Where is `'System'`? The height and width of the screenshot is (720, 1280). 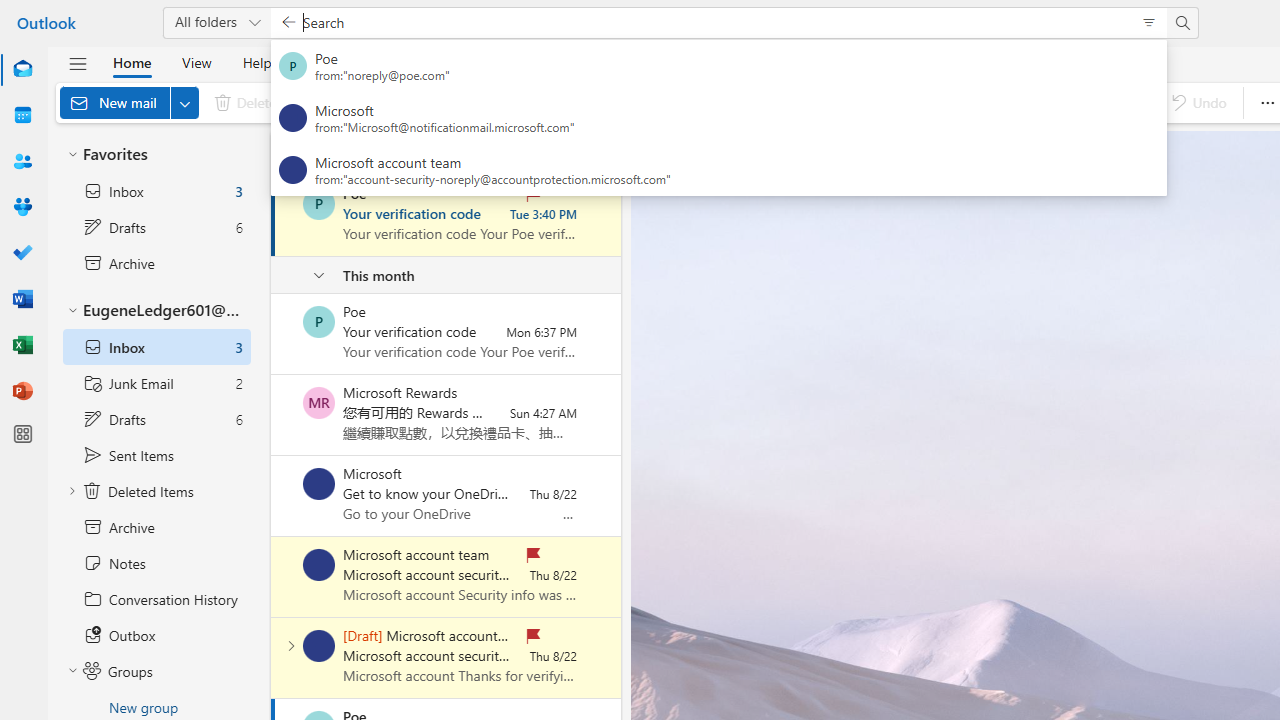
'System' is located at coordinates (10, 11).